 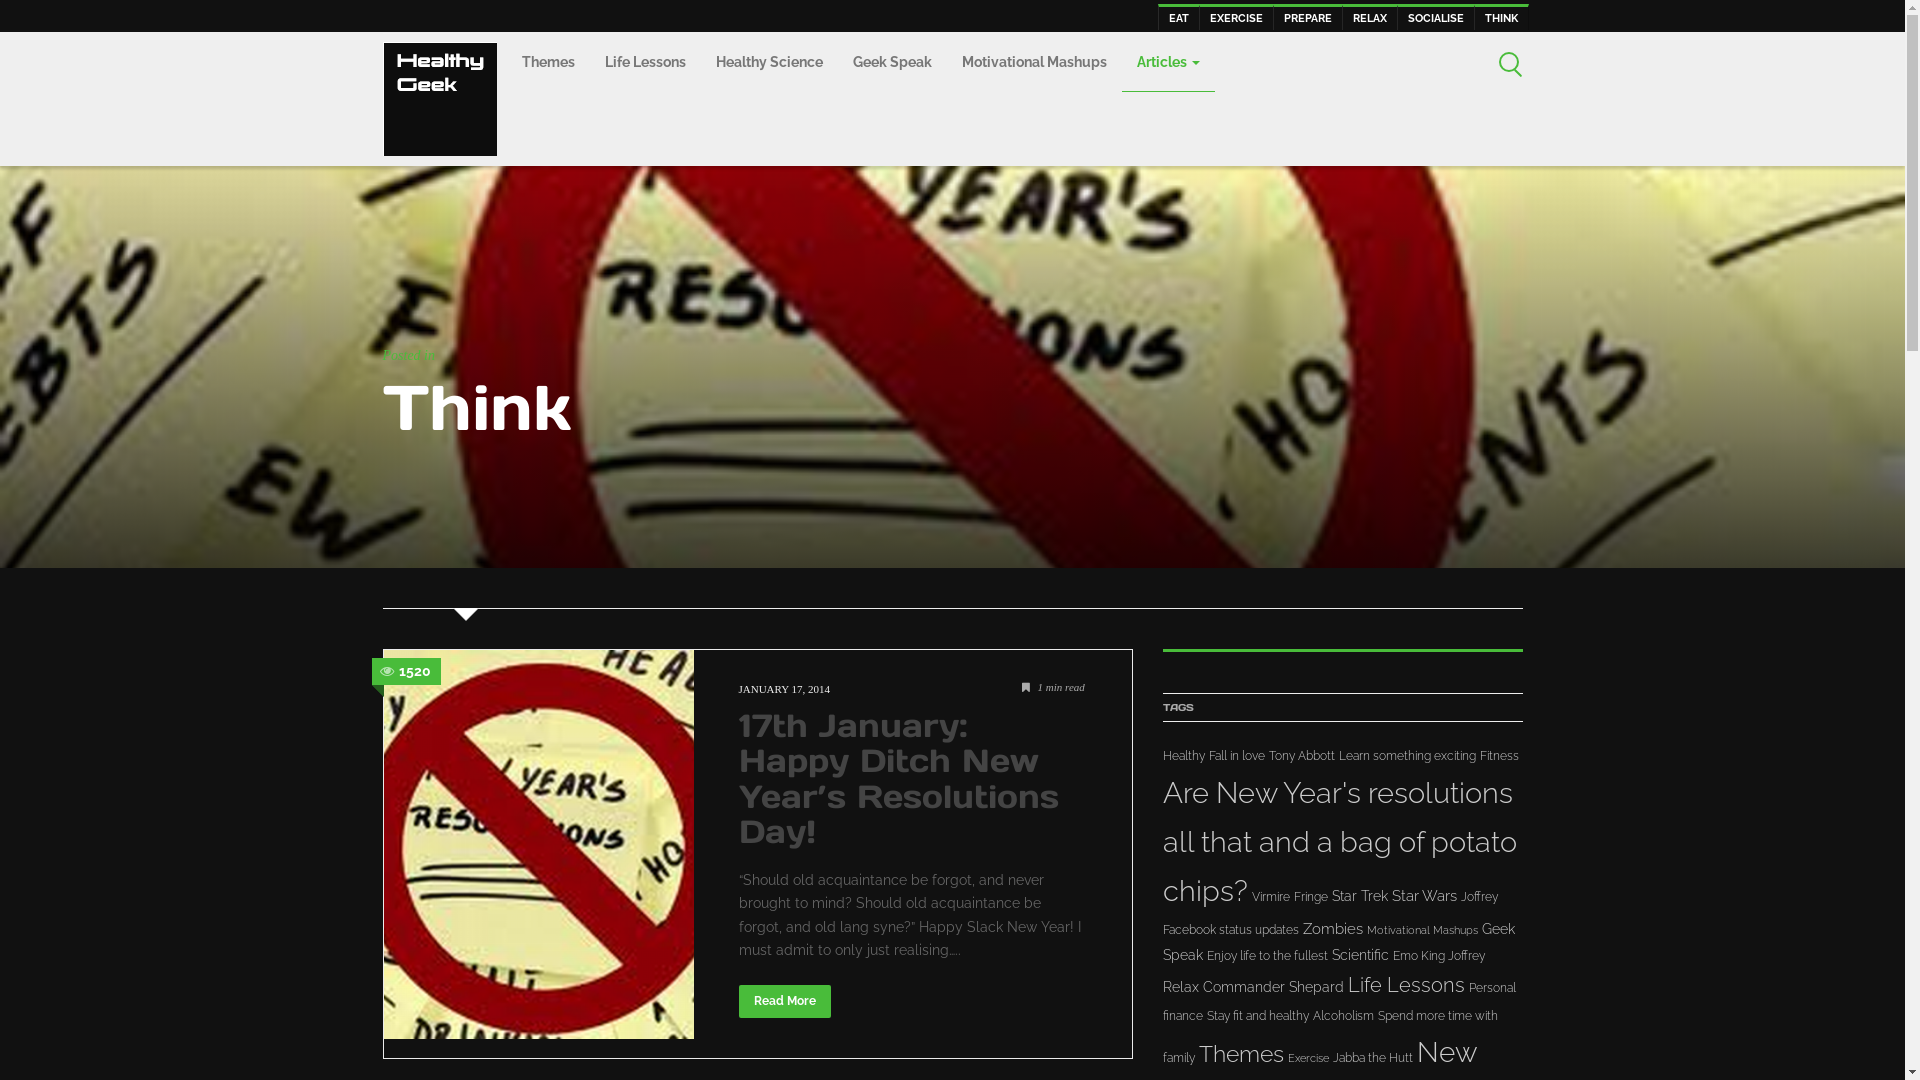 I want to click on 'Read More', so click(x=737, y=1001).